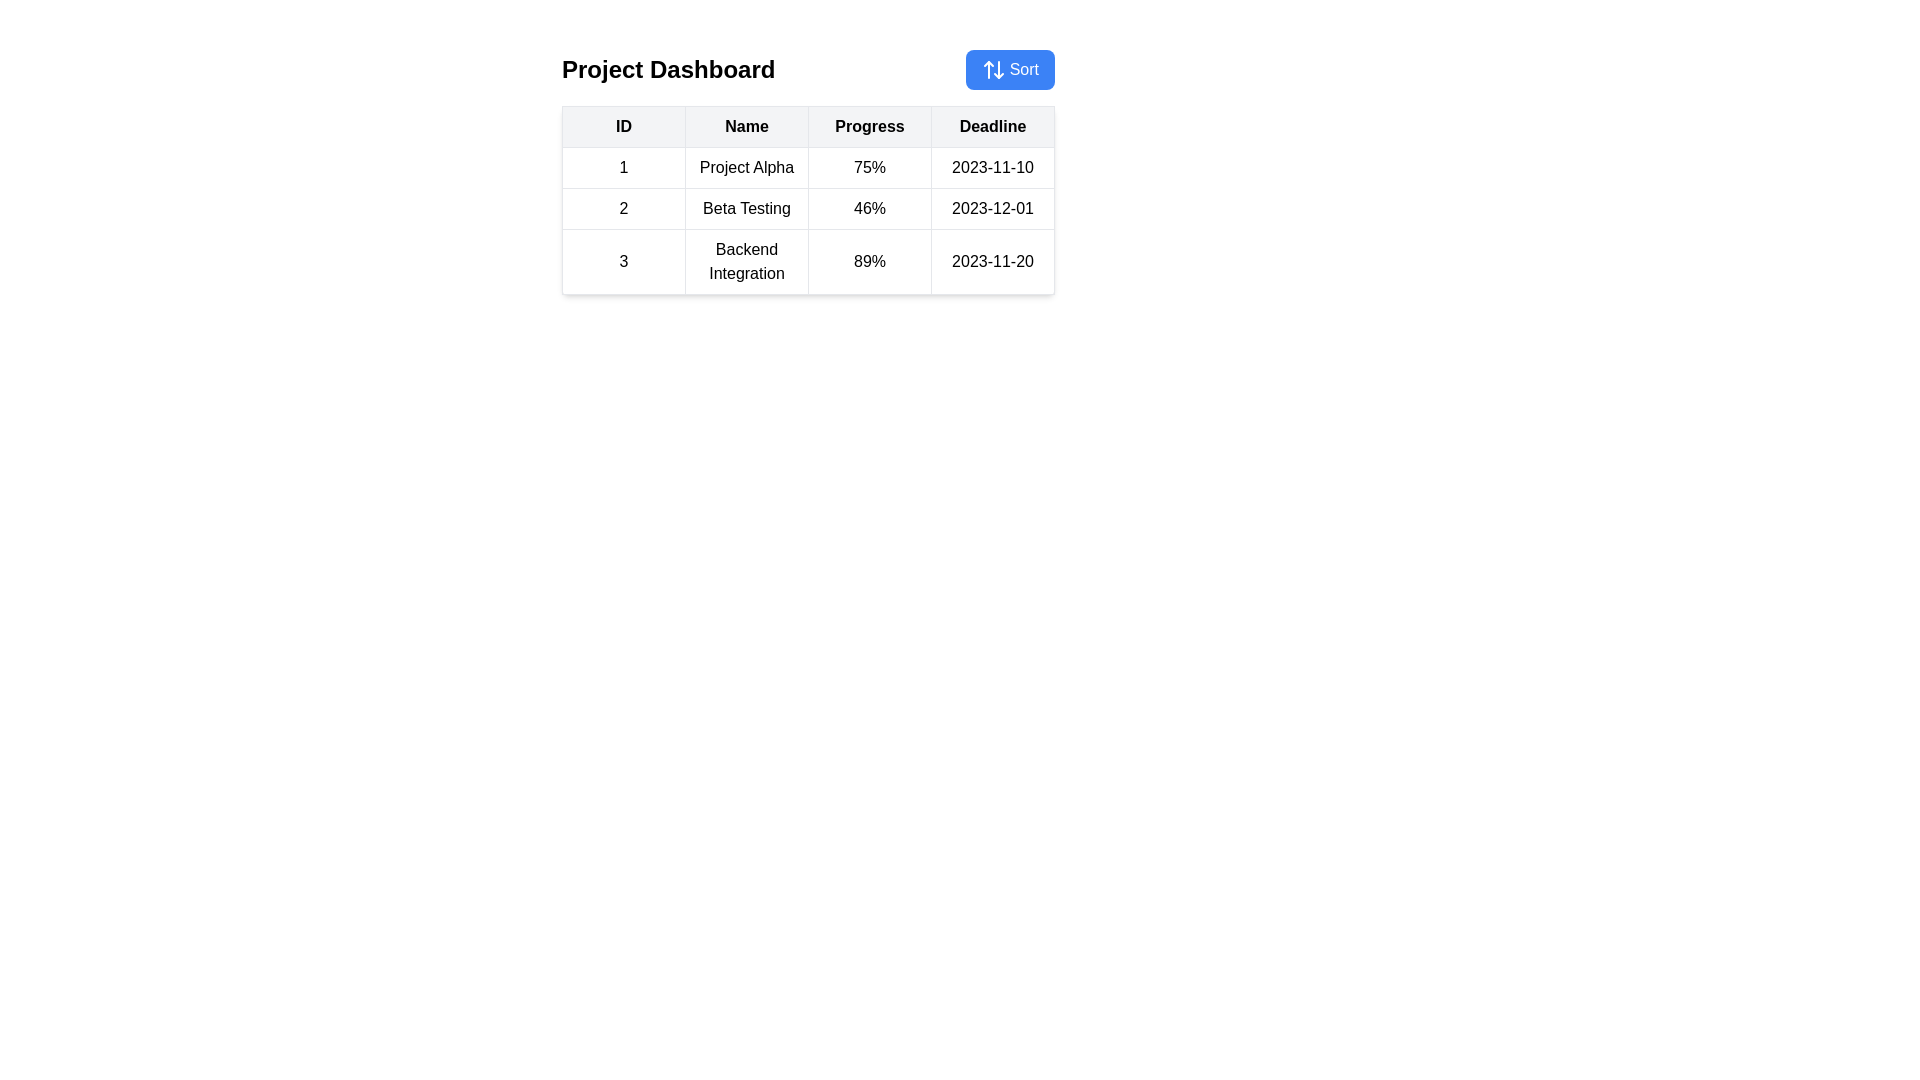 The width and height of the screenshot is (1920, 1080). What do you see at coordinates (623, 167) in the screenshot?
I see `text in the table cell located under the 'ID' header, which contains the number '1' and is part of the row for 'Project Alpha'` at bounding box center [623, 167].